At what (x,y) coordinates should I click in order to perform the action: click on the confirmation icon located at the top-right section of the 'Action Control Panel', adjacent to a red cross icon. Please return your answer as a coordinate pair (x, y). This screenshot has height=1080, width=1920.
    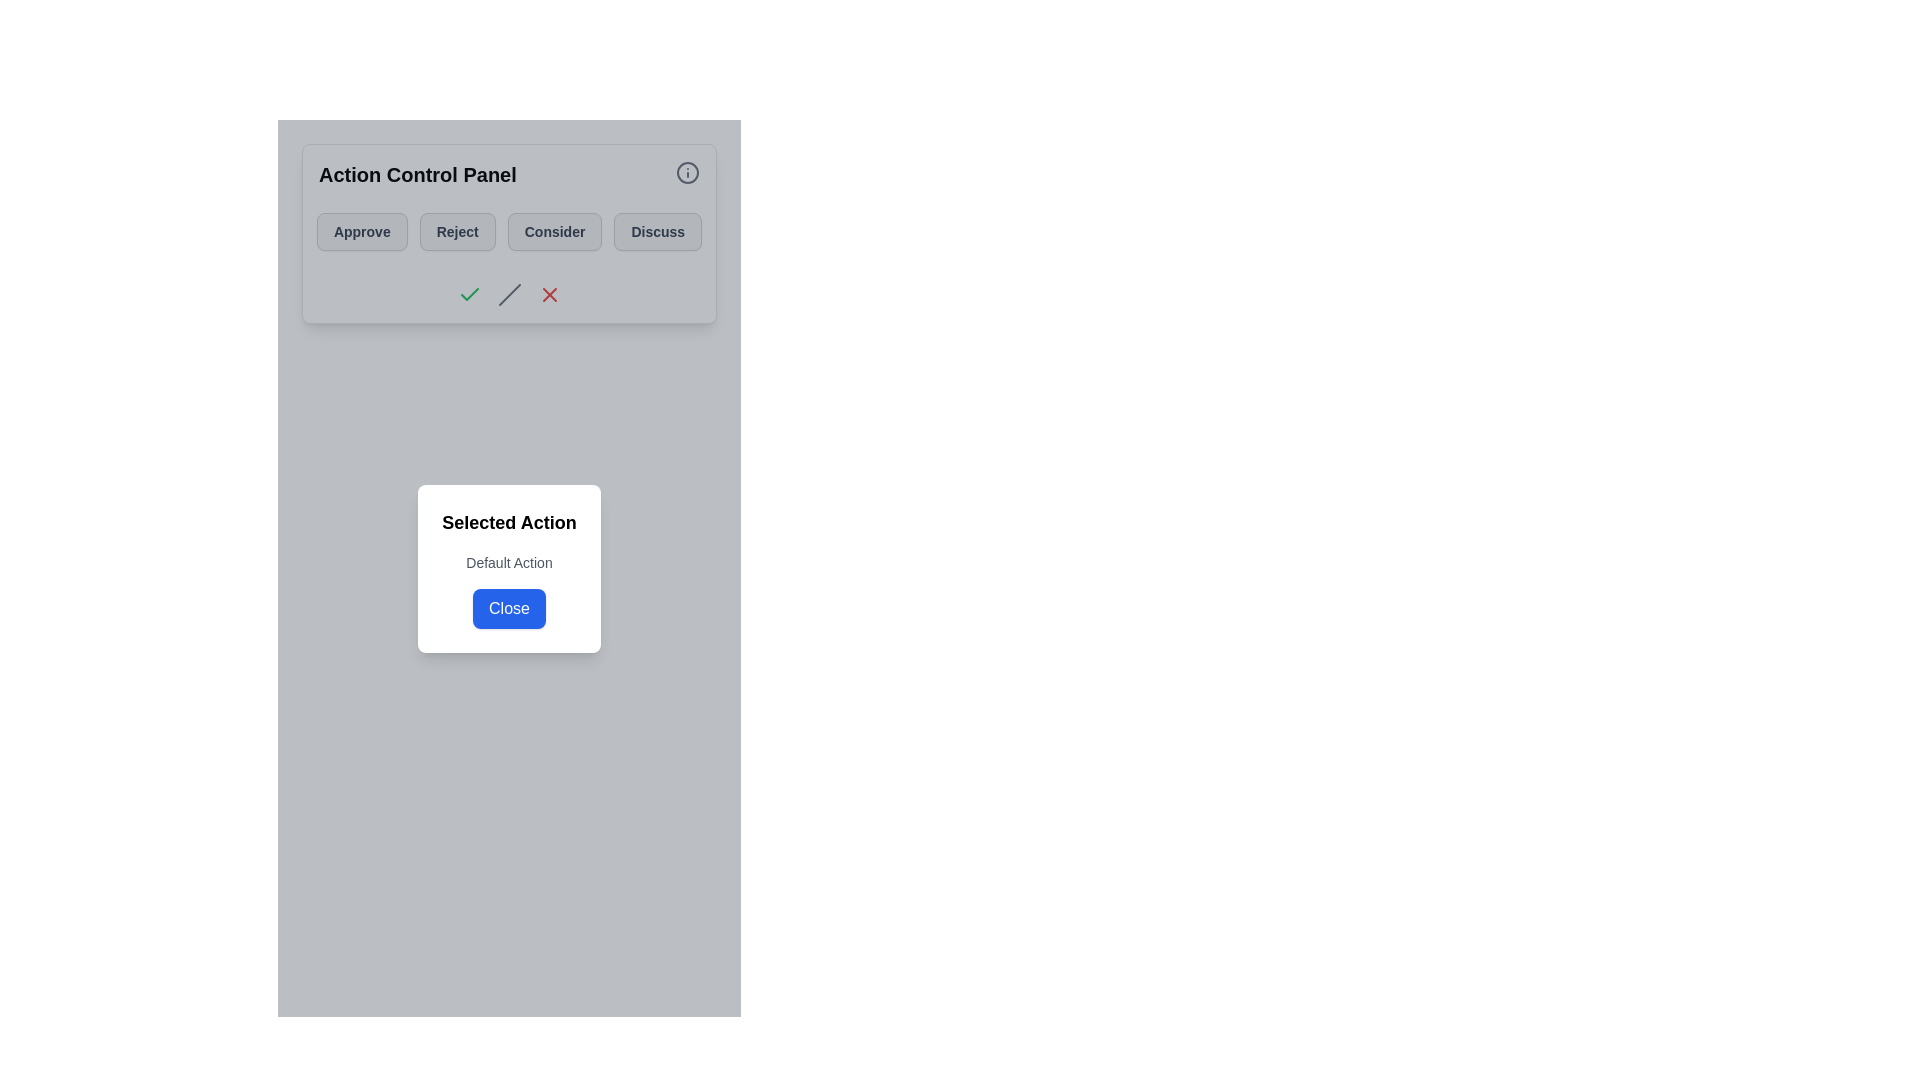
    Looking at the image, I should click on (468, 294).